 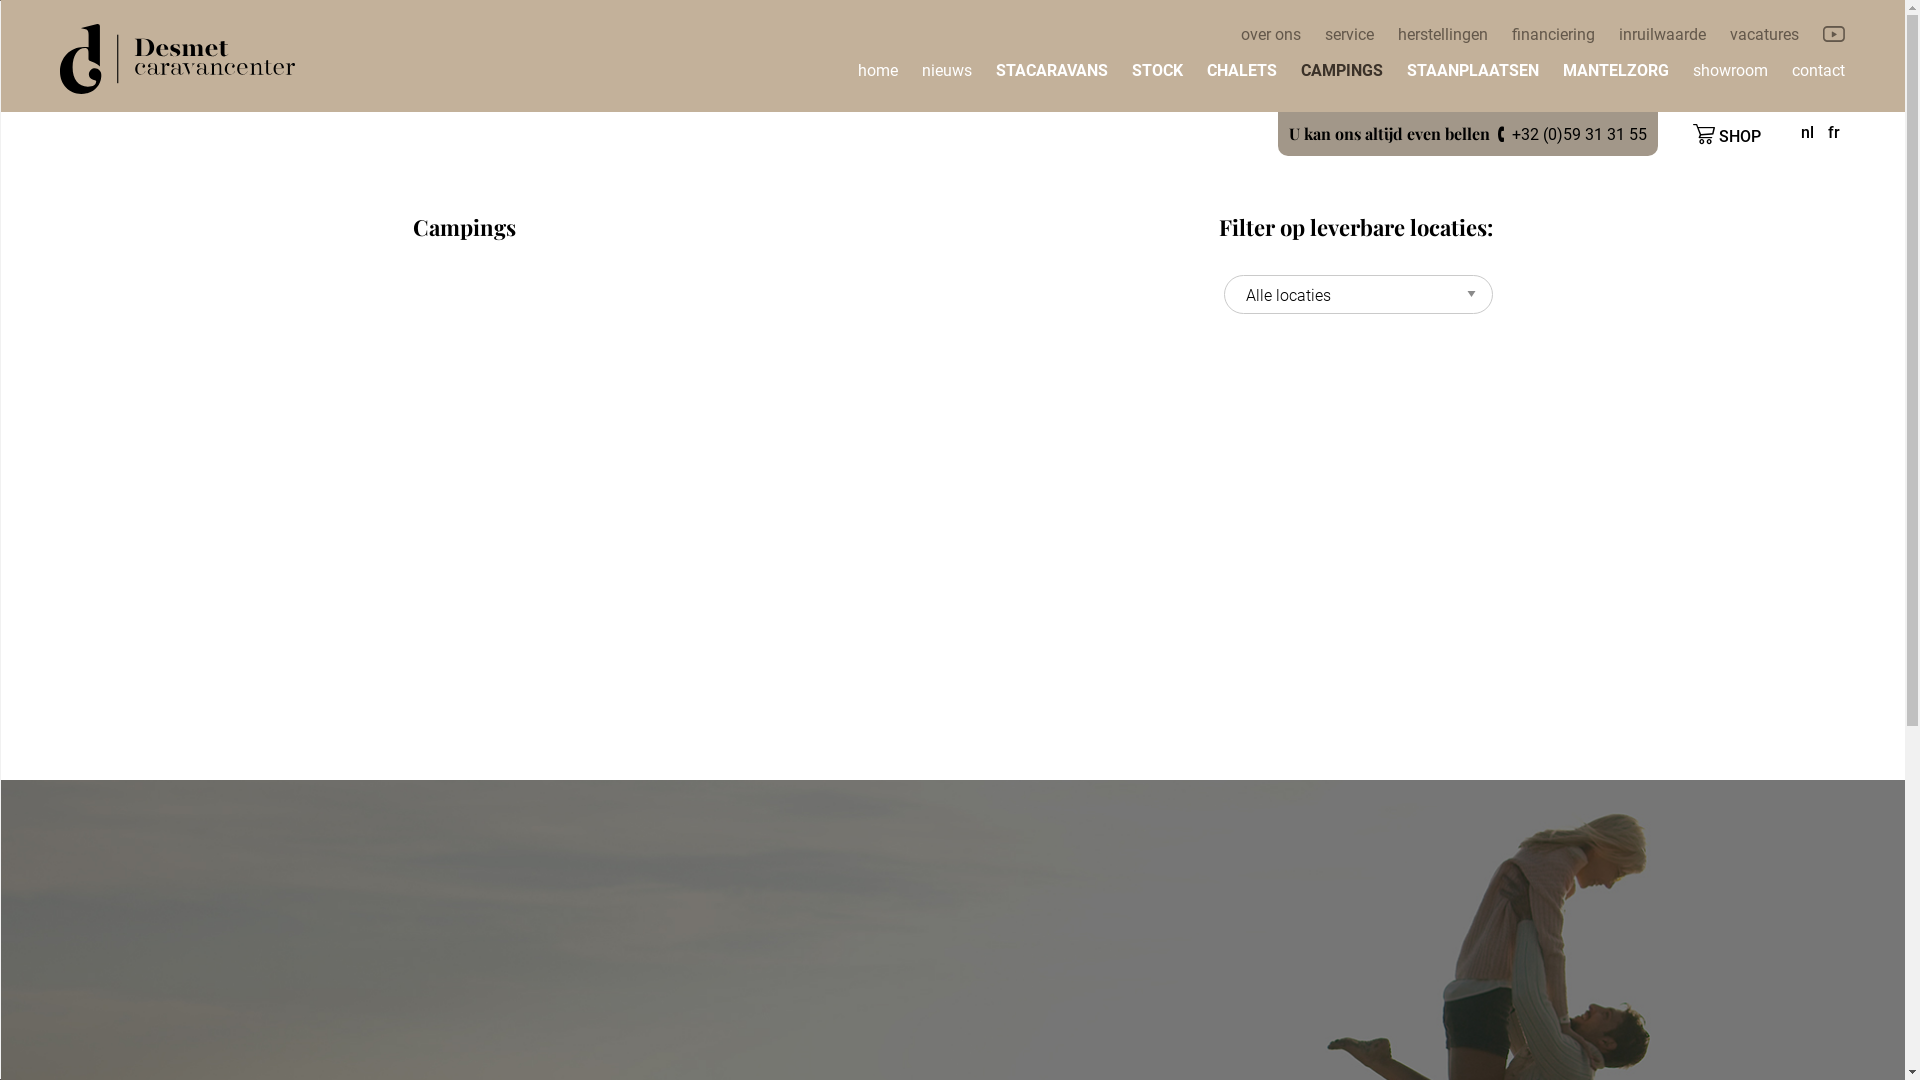 I want to click on 'over ons', so click(x=1270, y=34).